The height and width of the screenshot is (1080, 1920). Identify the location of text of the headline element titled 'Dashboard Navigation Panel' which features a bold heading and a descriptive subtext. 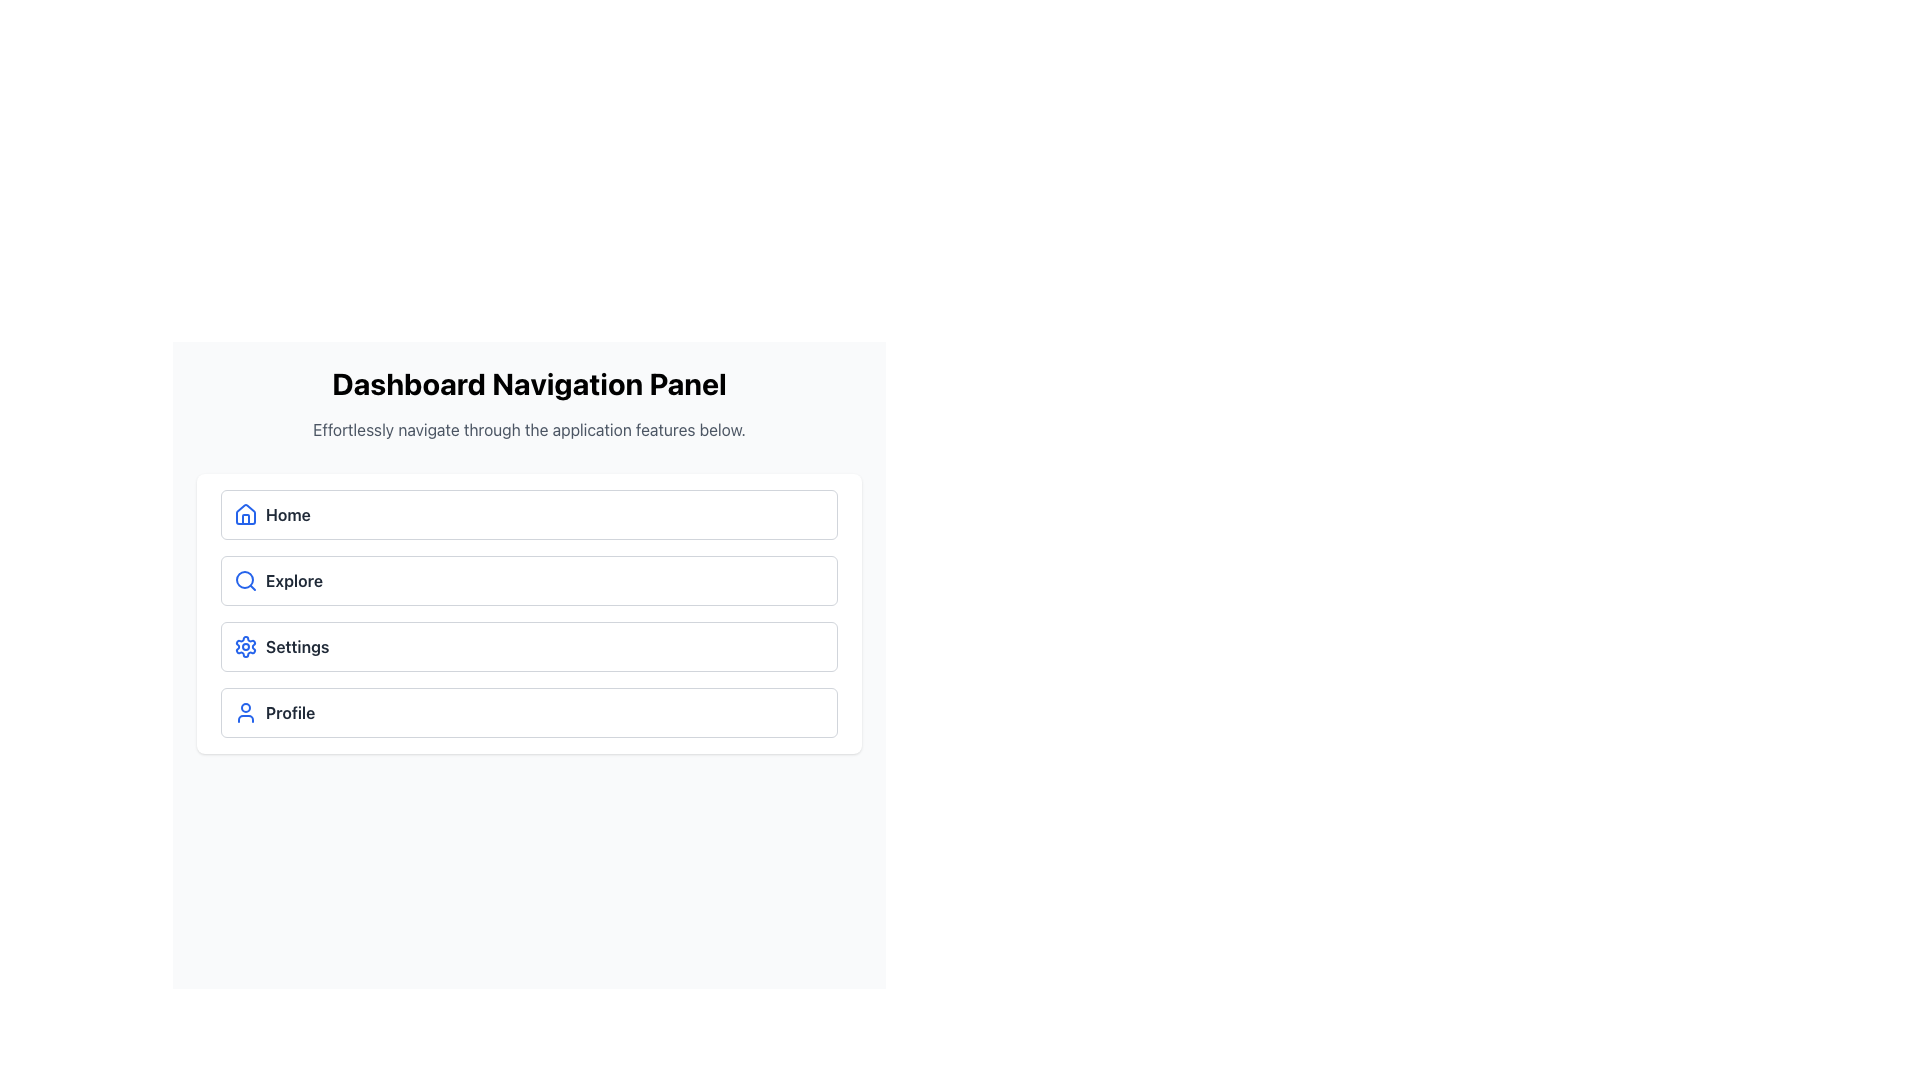
(529, 404).